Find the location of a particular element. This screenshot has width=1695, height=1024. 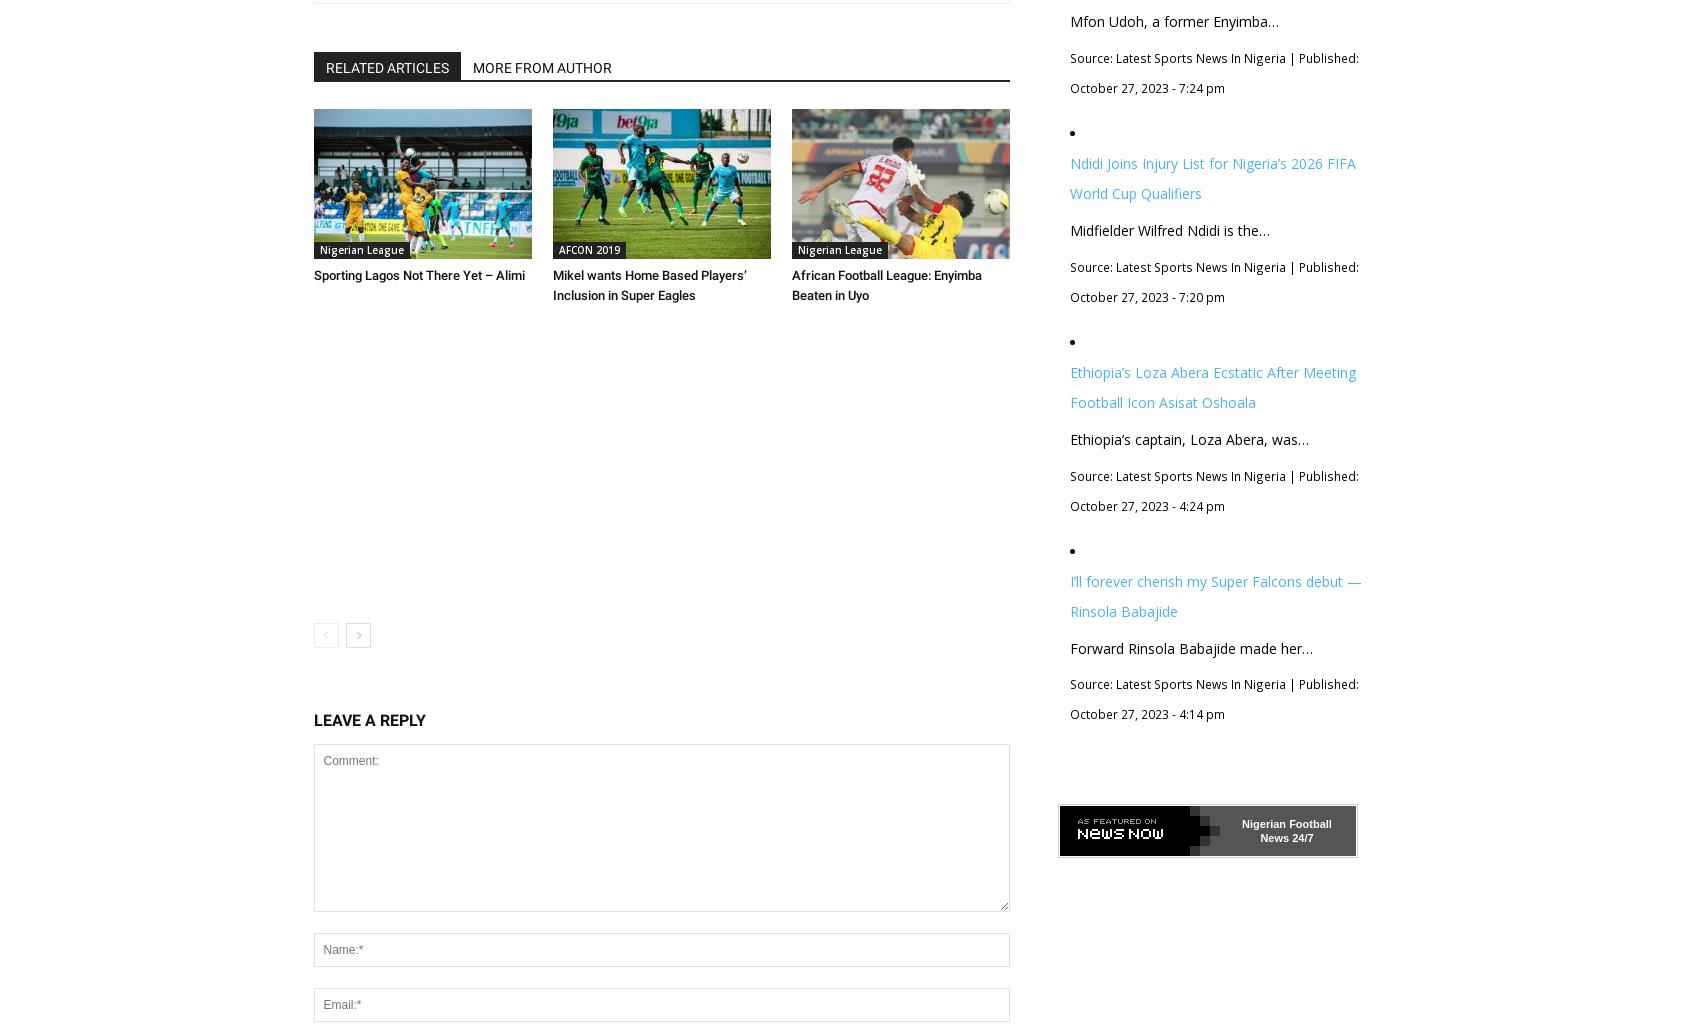

'Ethiopia’s captain, Loza Abera, was…' is located at coordinates (1188, 438).